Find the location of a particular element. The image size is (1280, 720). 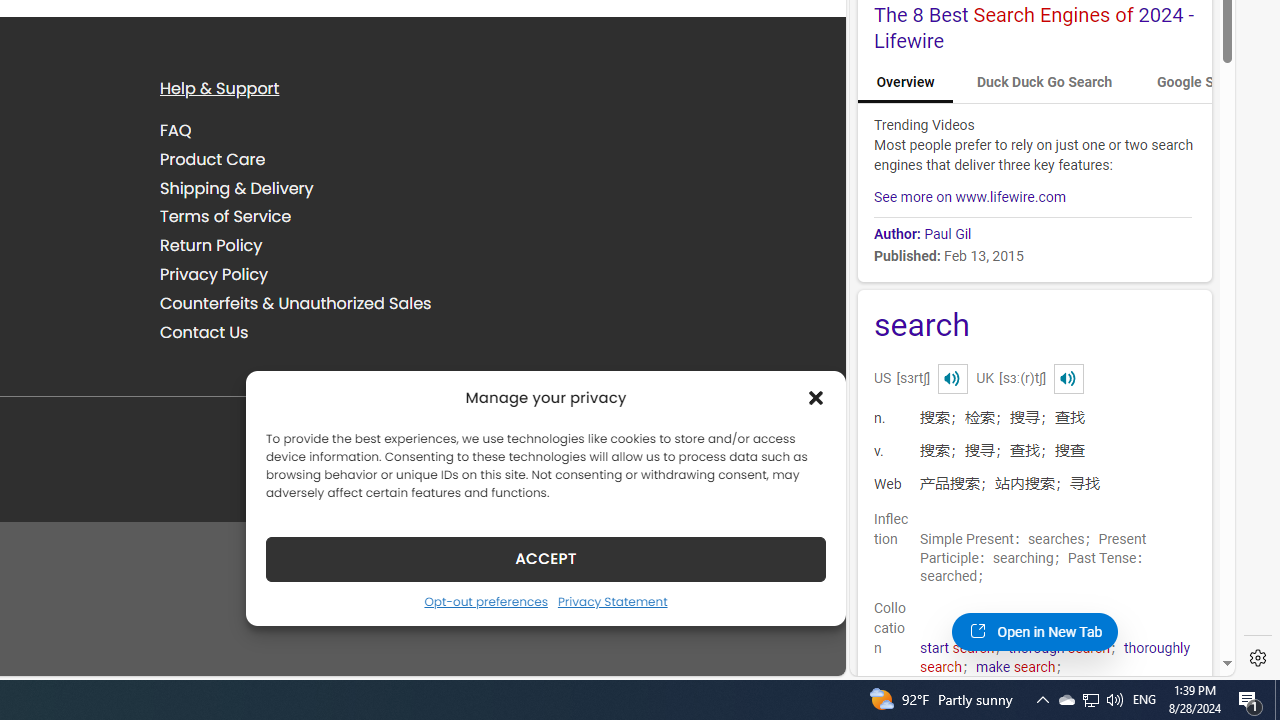

'Counterfeits & Unauthorized Sales' is located at coordinates (295, 303).